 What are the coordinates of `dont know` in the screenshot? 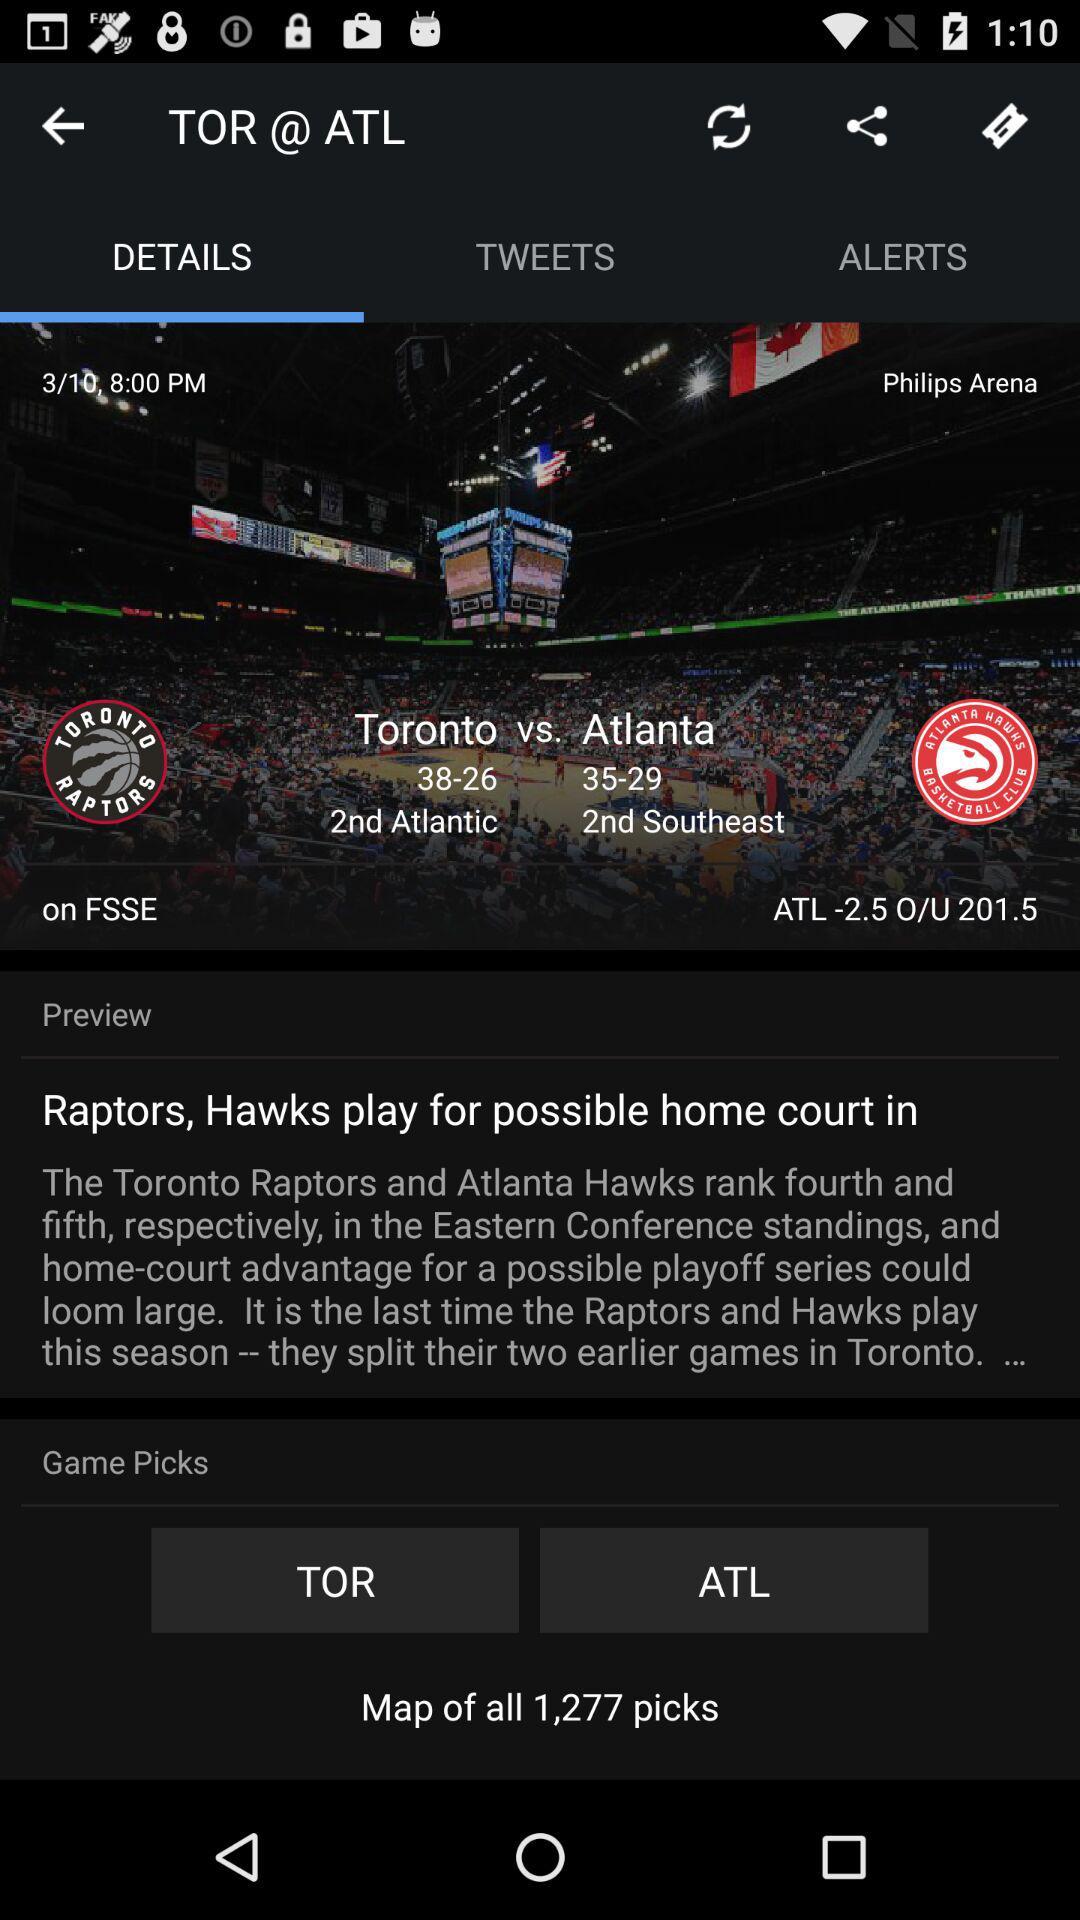 It's located at (1005, 124).